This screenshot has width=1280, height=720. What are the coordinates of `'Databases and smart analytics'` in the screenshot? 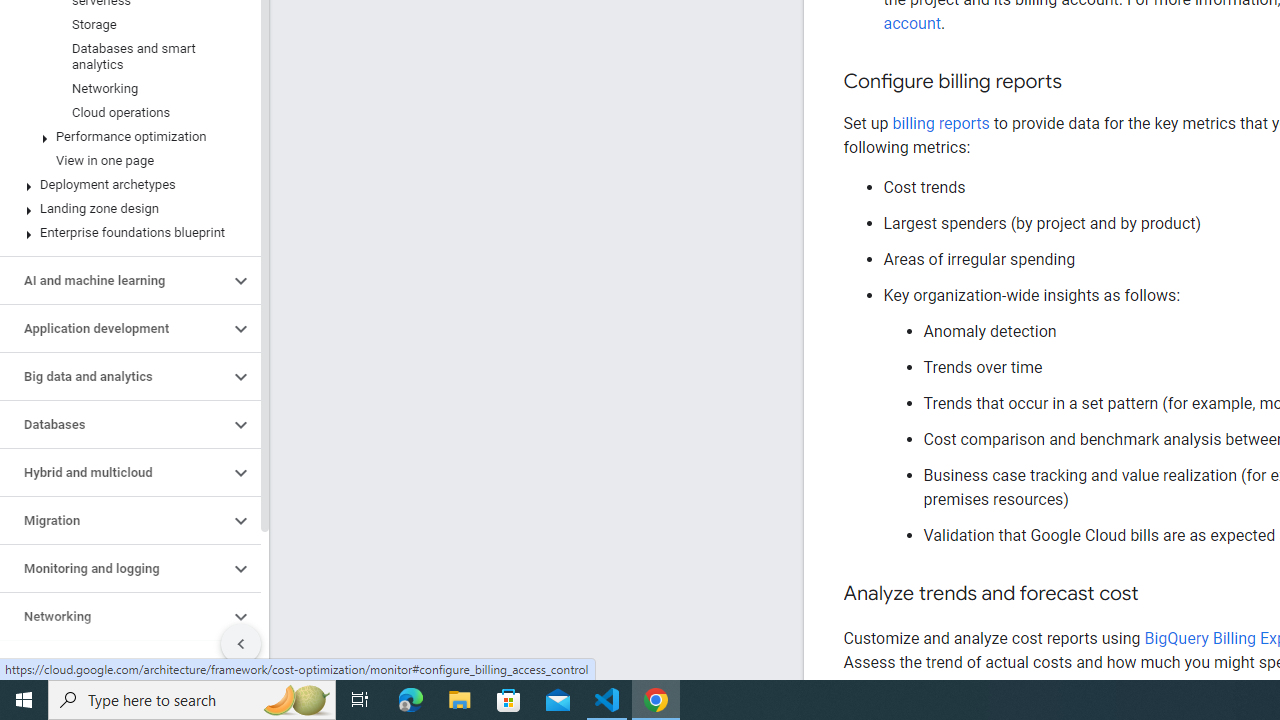 It's located at (125, 55).